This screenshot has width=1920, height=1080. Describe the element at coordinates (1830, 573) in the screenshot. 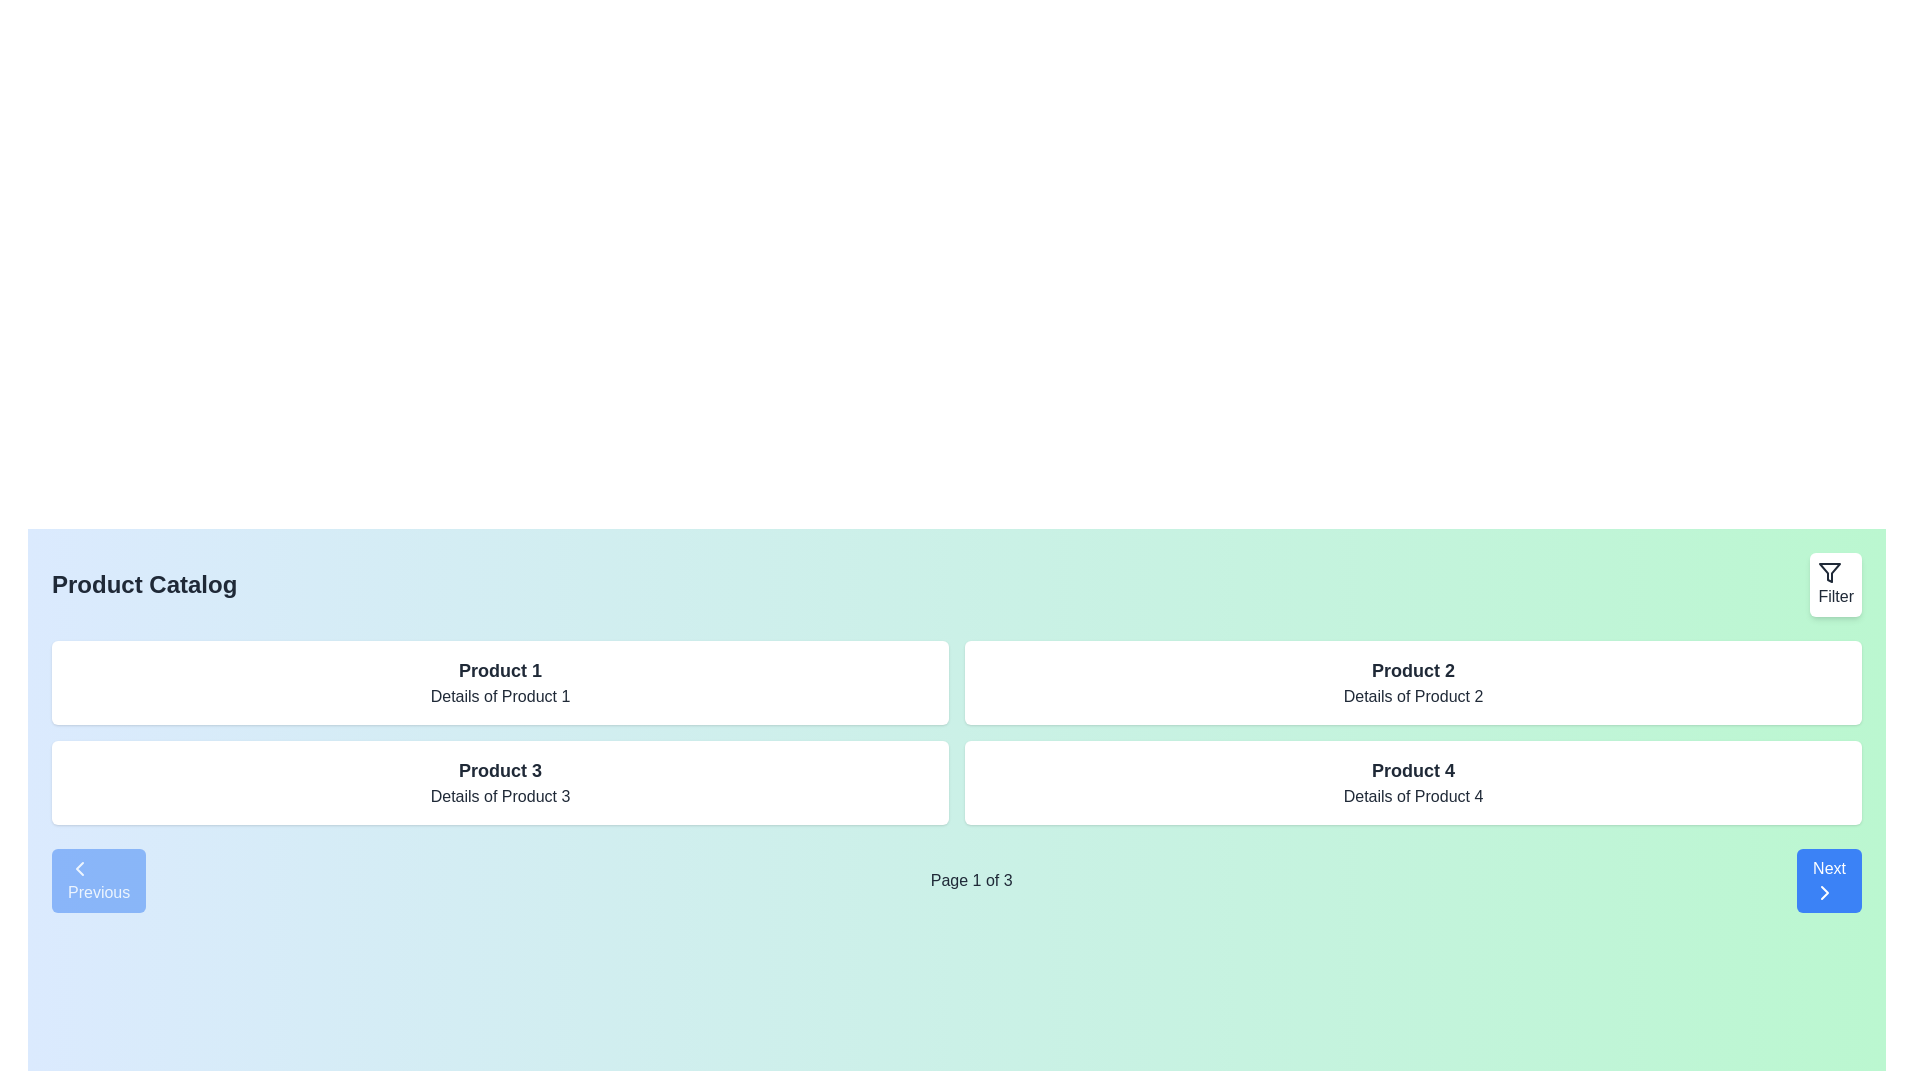

I see `the filtering icon located within the 'Filter' button at the top-right corner of the user interface to receive visual feedback` at that location.